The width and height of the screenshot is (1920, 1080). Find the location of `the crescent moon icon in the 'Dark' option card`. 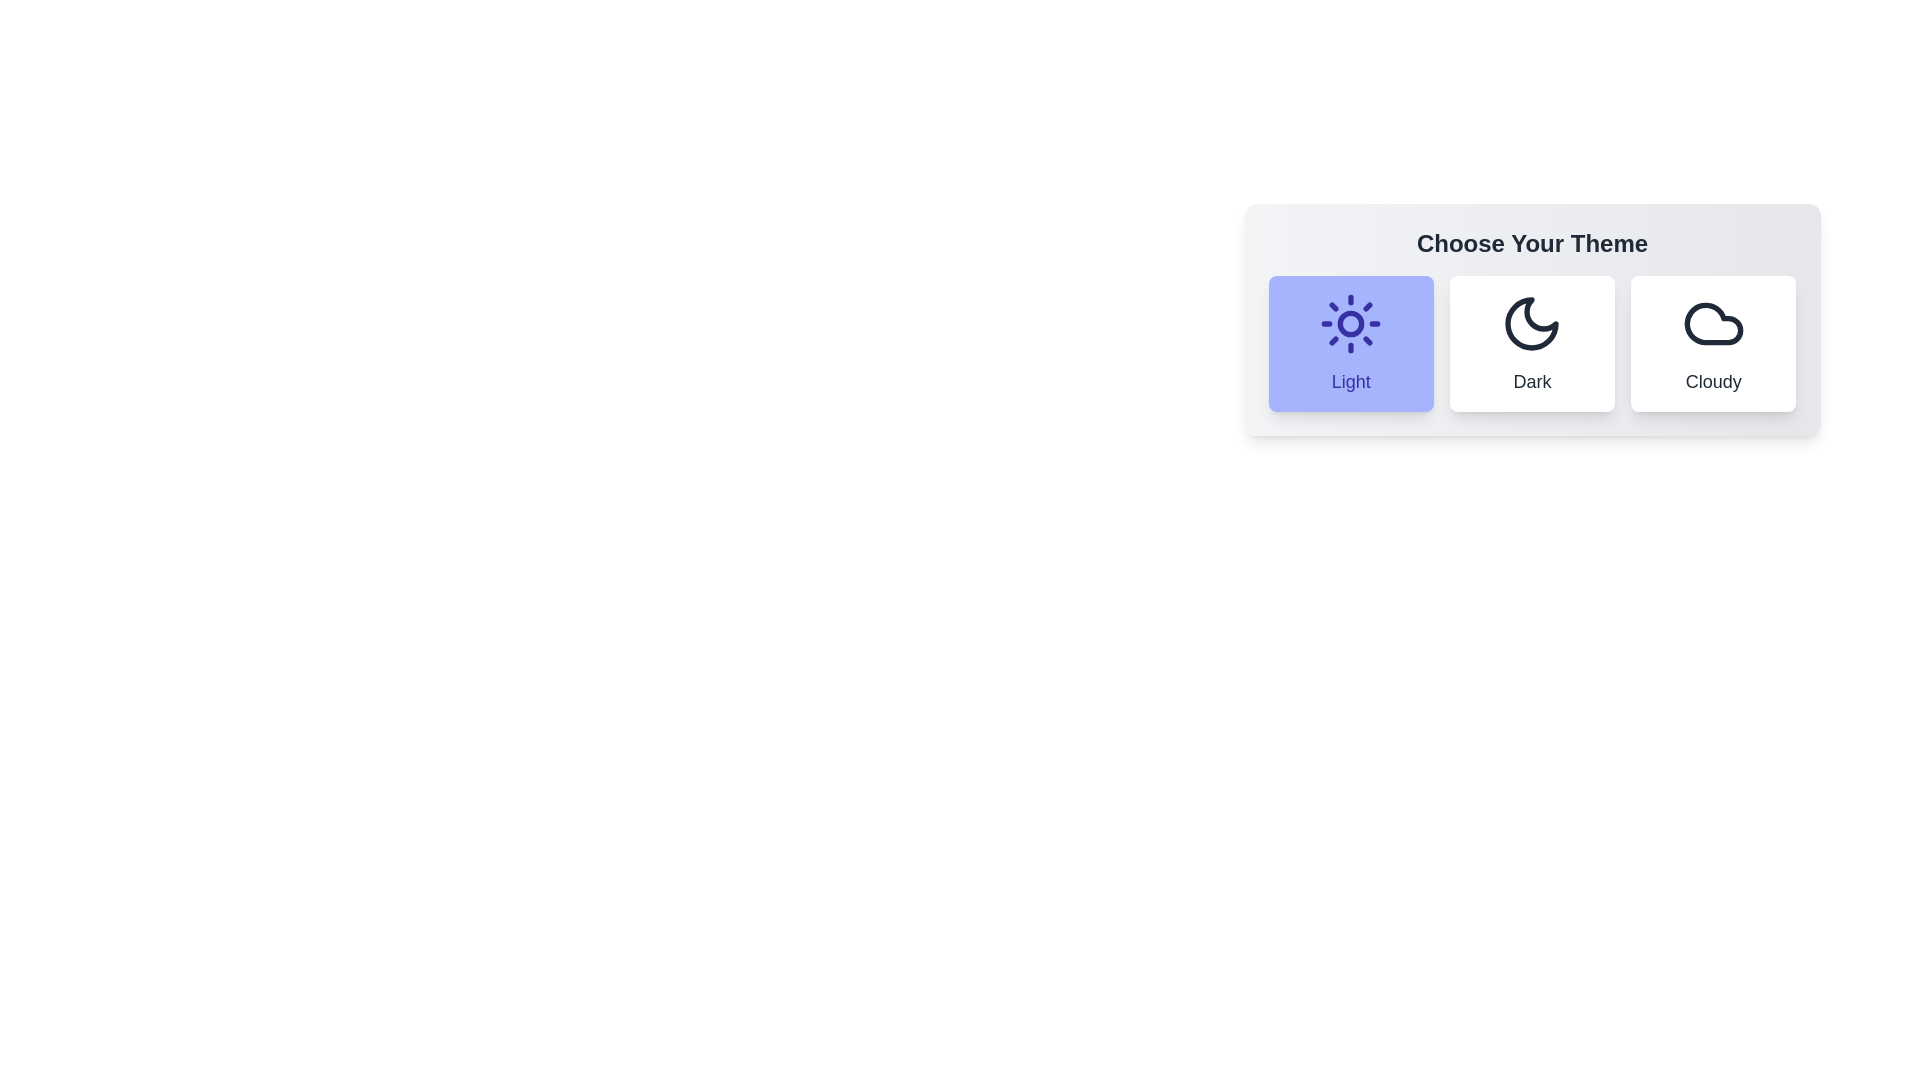

the crescent moon icon in the 'Dark' option card is located at coordinates (1531, 323).